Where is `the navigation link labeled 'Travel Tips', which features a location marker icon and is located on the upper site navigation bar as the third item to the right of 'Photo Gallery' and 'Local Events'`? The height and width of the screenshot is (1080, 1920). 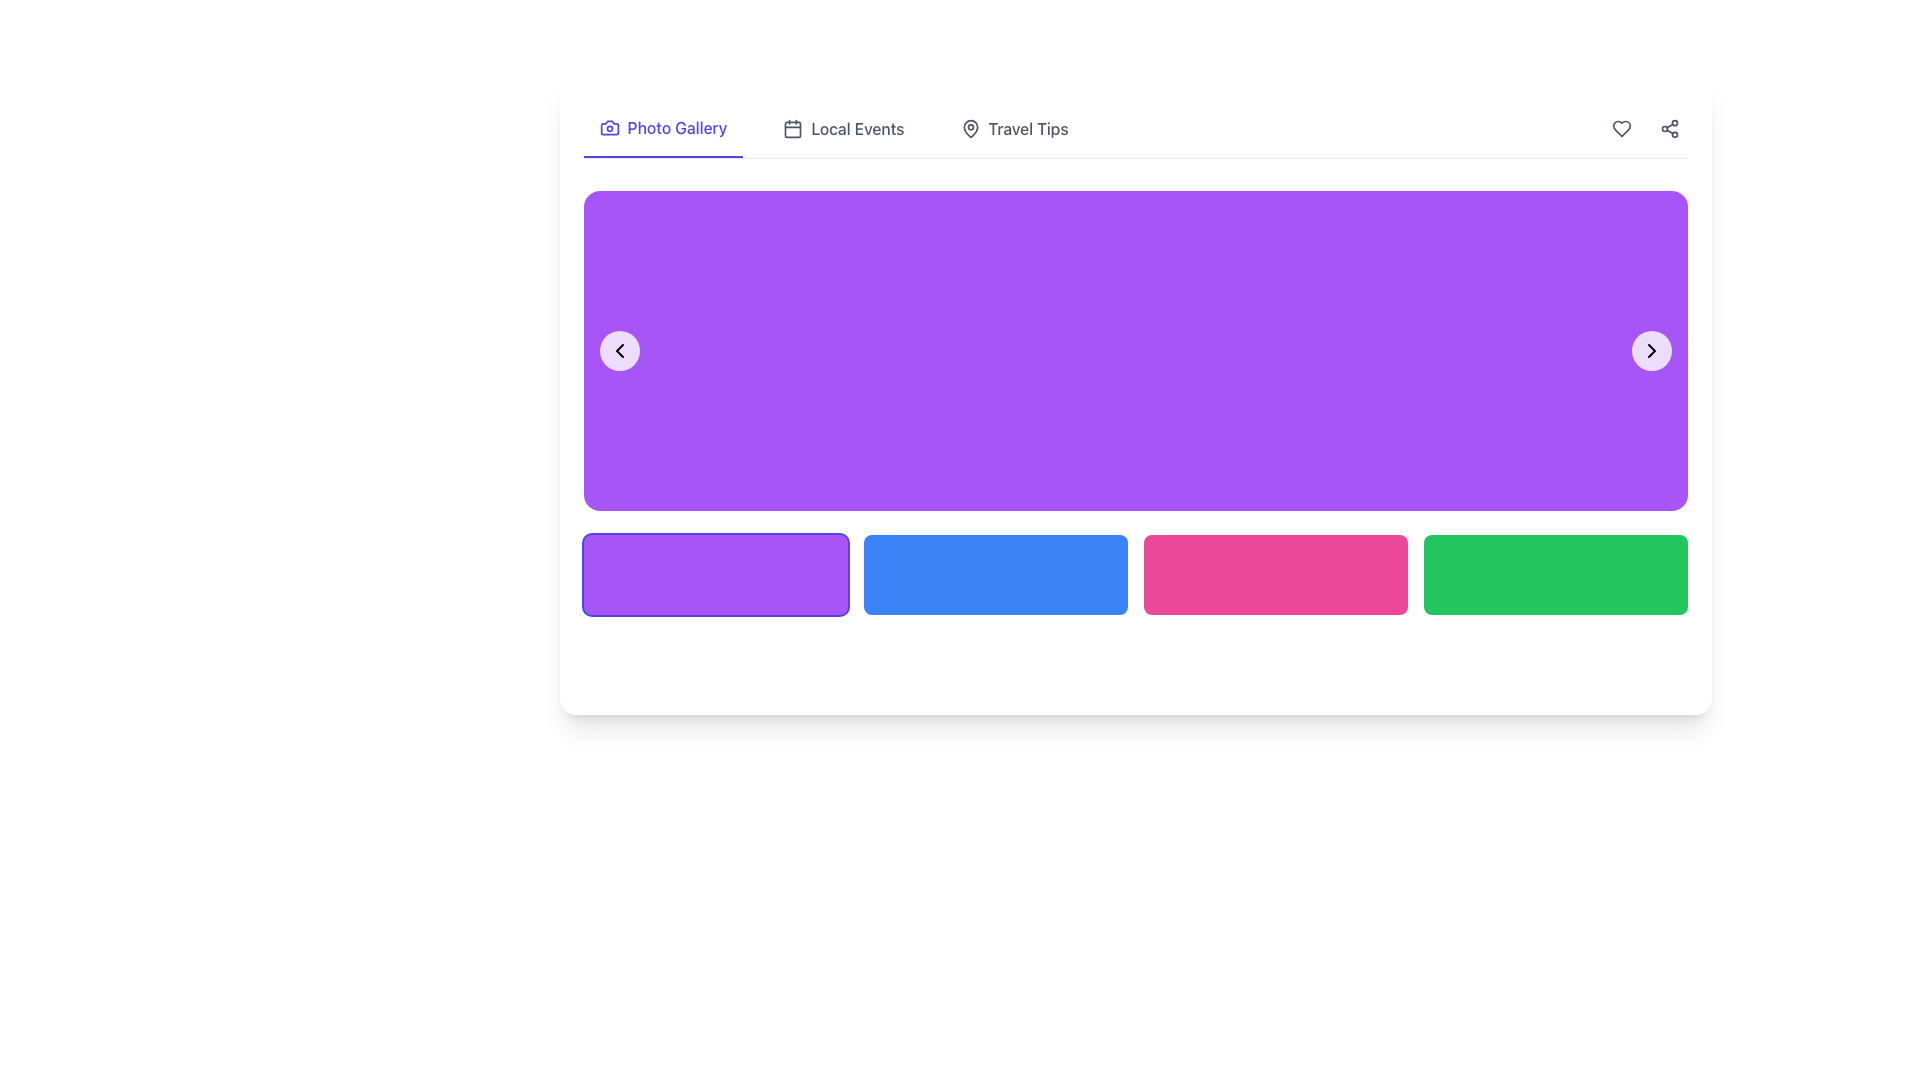 the navigation link labeled 'Travel Tips', which features a location marker icon and is located on the upper site navigation bar as the third item to the right of 'Photo Gallery' and 'Local Events' is located at coordinates (1014, 128).